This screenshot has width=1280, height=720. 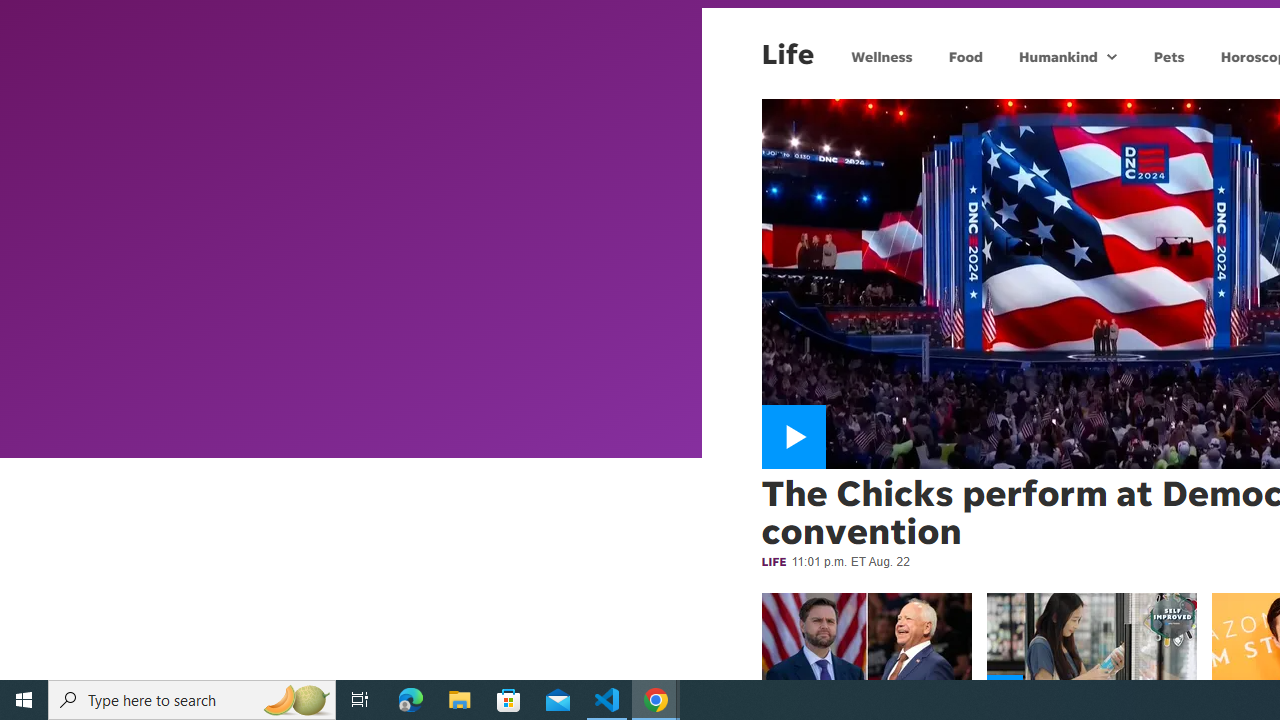 I want to click on 'Search highlights icon opens search home window', so click(x=294, y=698).